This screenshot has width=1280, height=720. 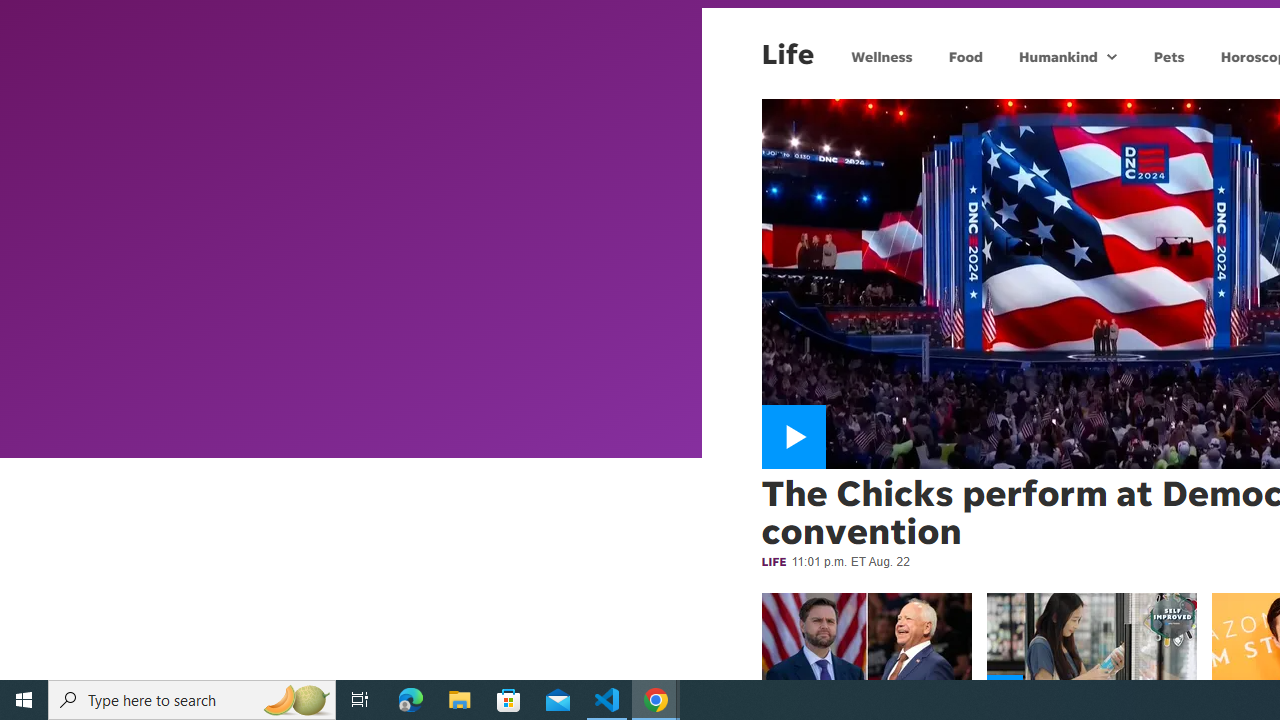 I want to click on 'Search highlights icon opens search home window', so click(x=294, y=698).